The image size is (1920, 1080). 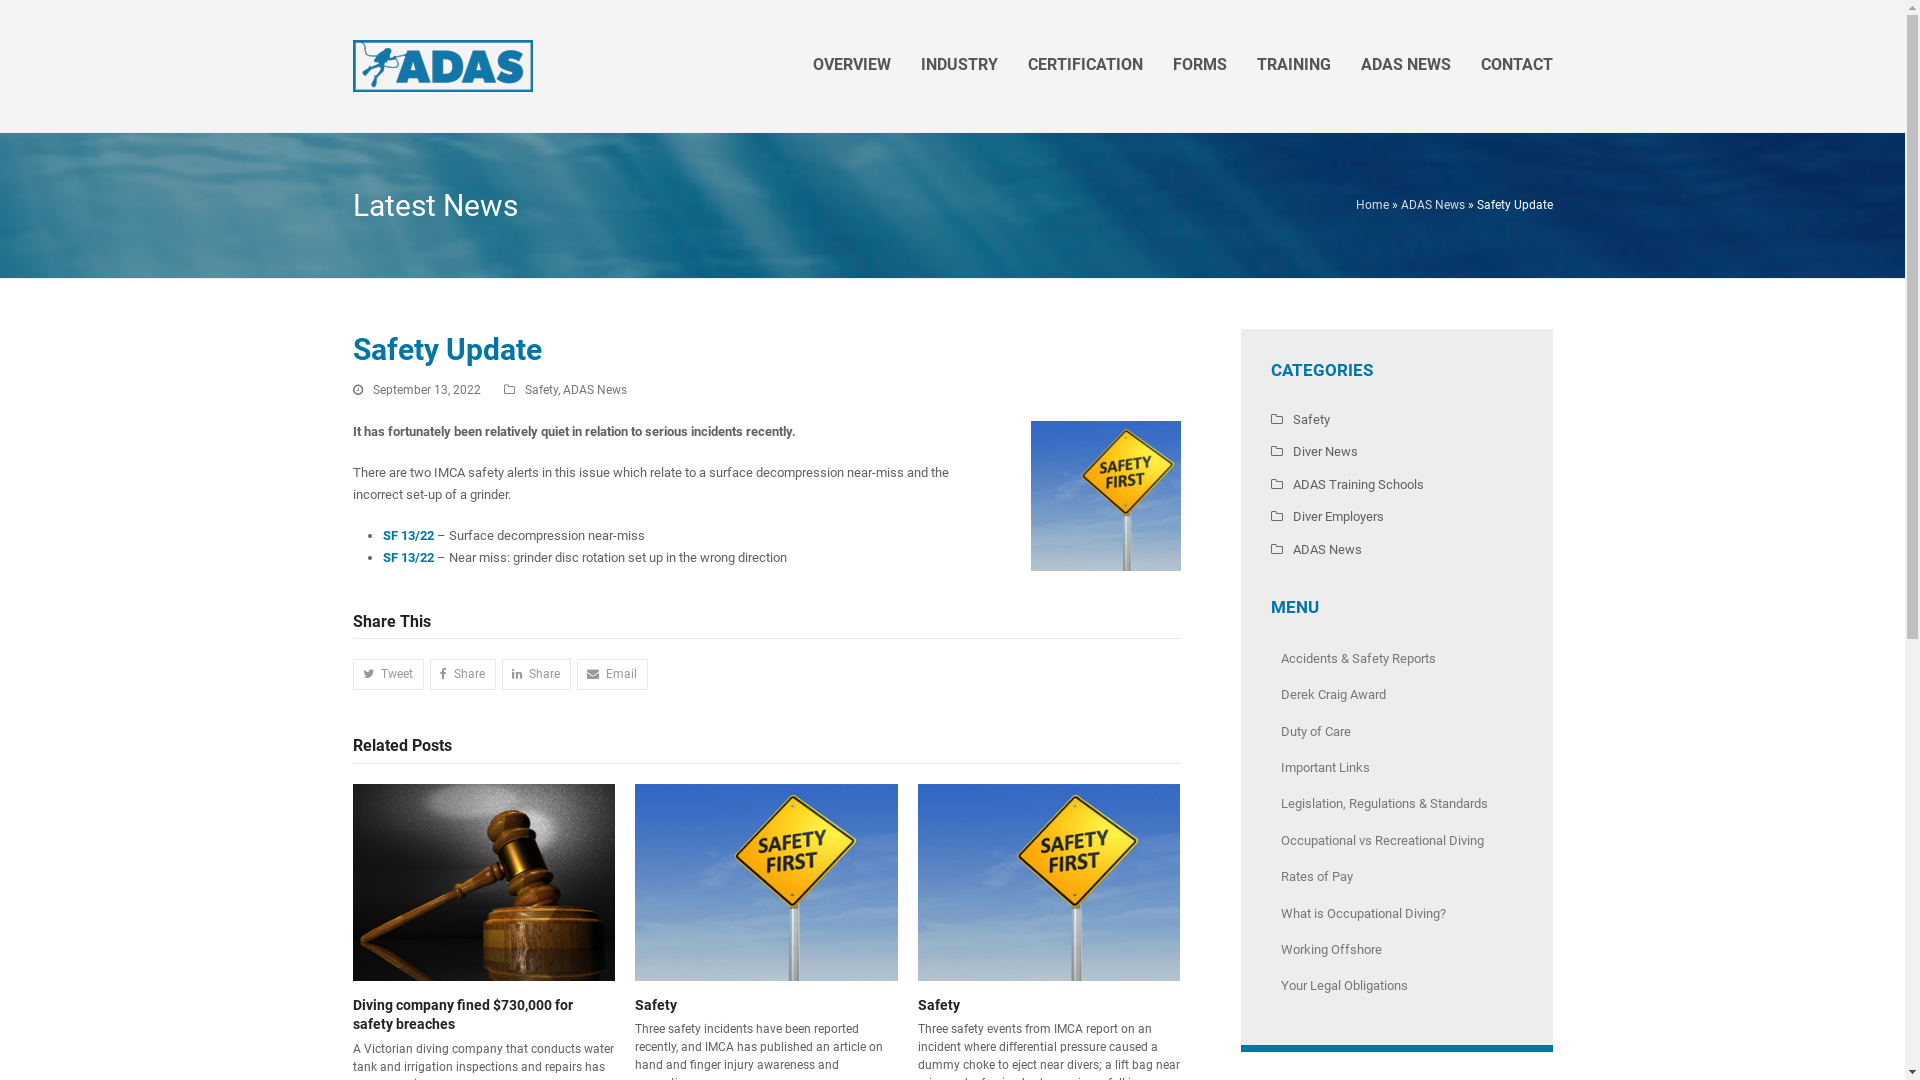 What do you see at coordinates (1356, 204) in the screenshot?
I see `'Home'` at bounding box center [1356, 204].